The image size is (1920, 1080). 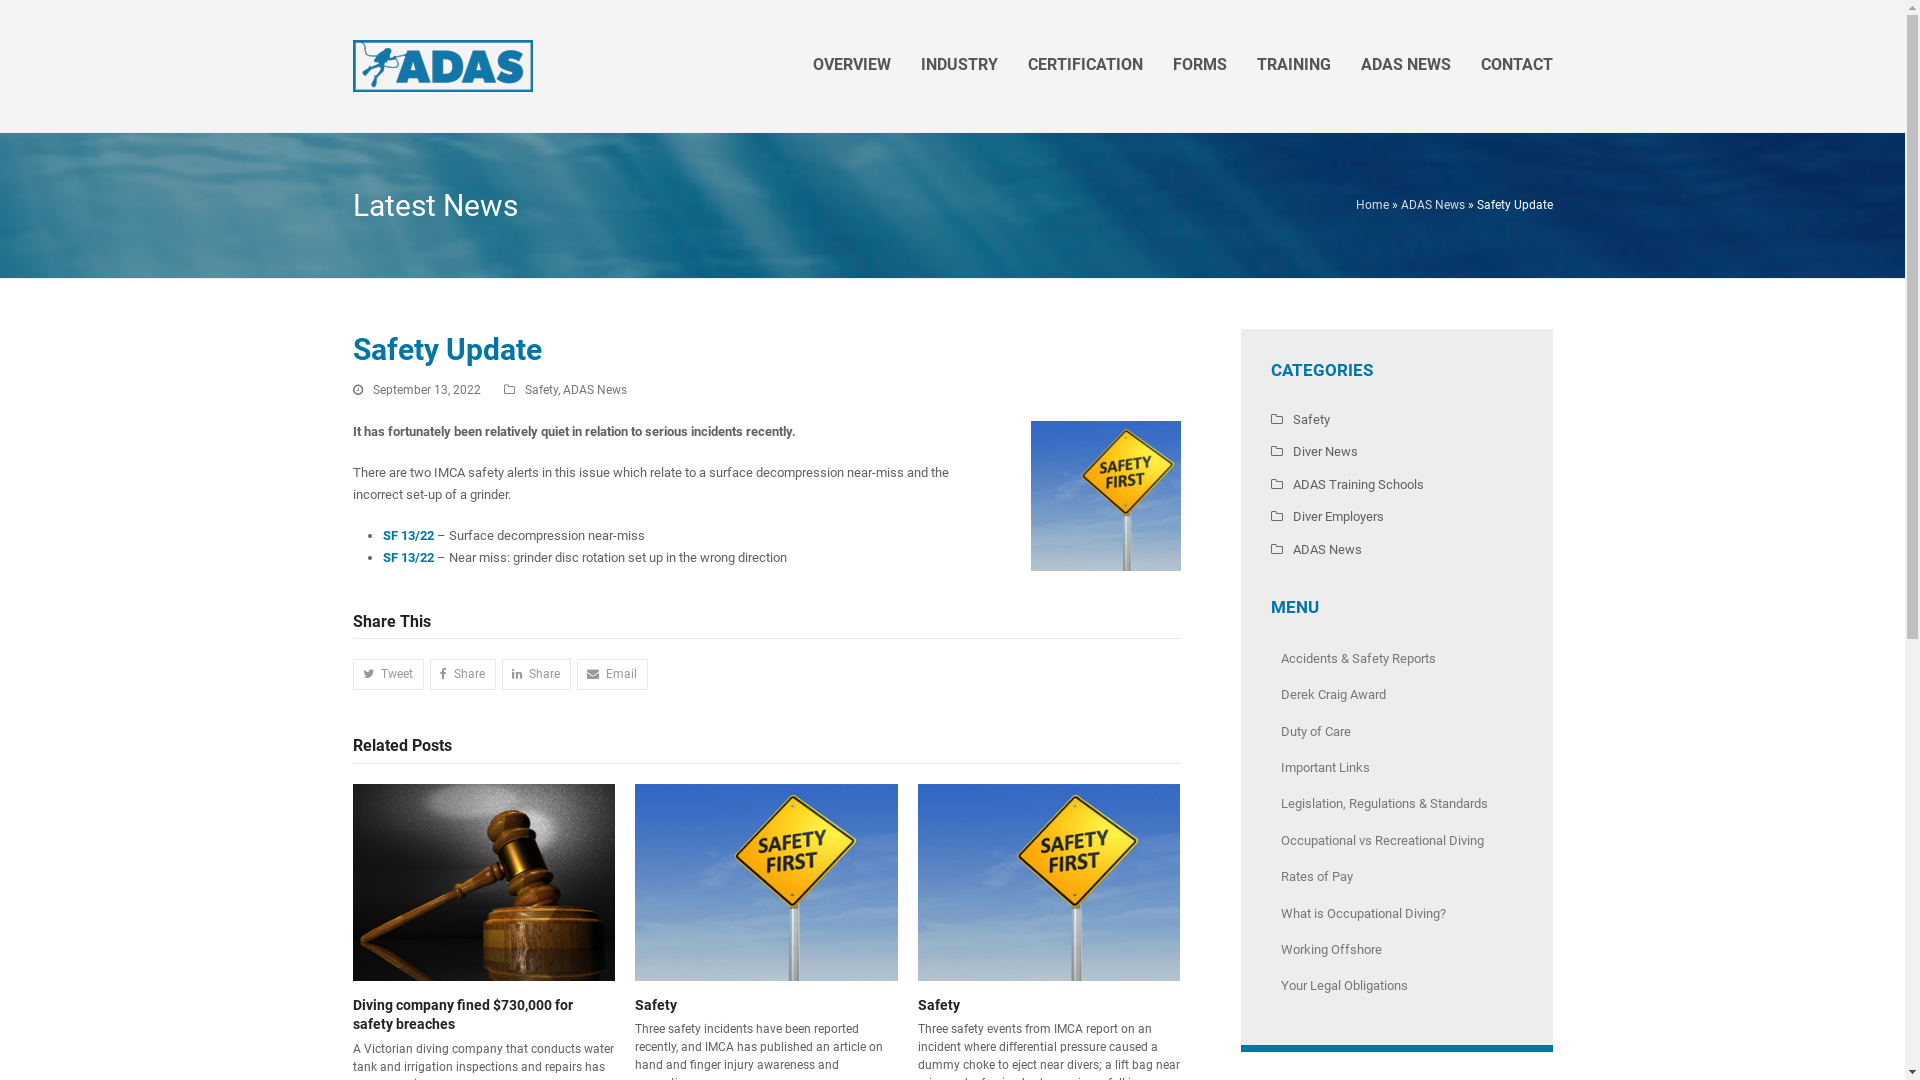 What do you see at coordinates (1356, 204) in the screenshot?
I see `'Home'` at bounding box center [1356, 204].